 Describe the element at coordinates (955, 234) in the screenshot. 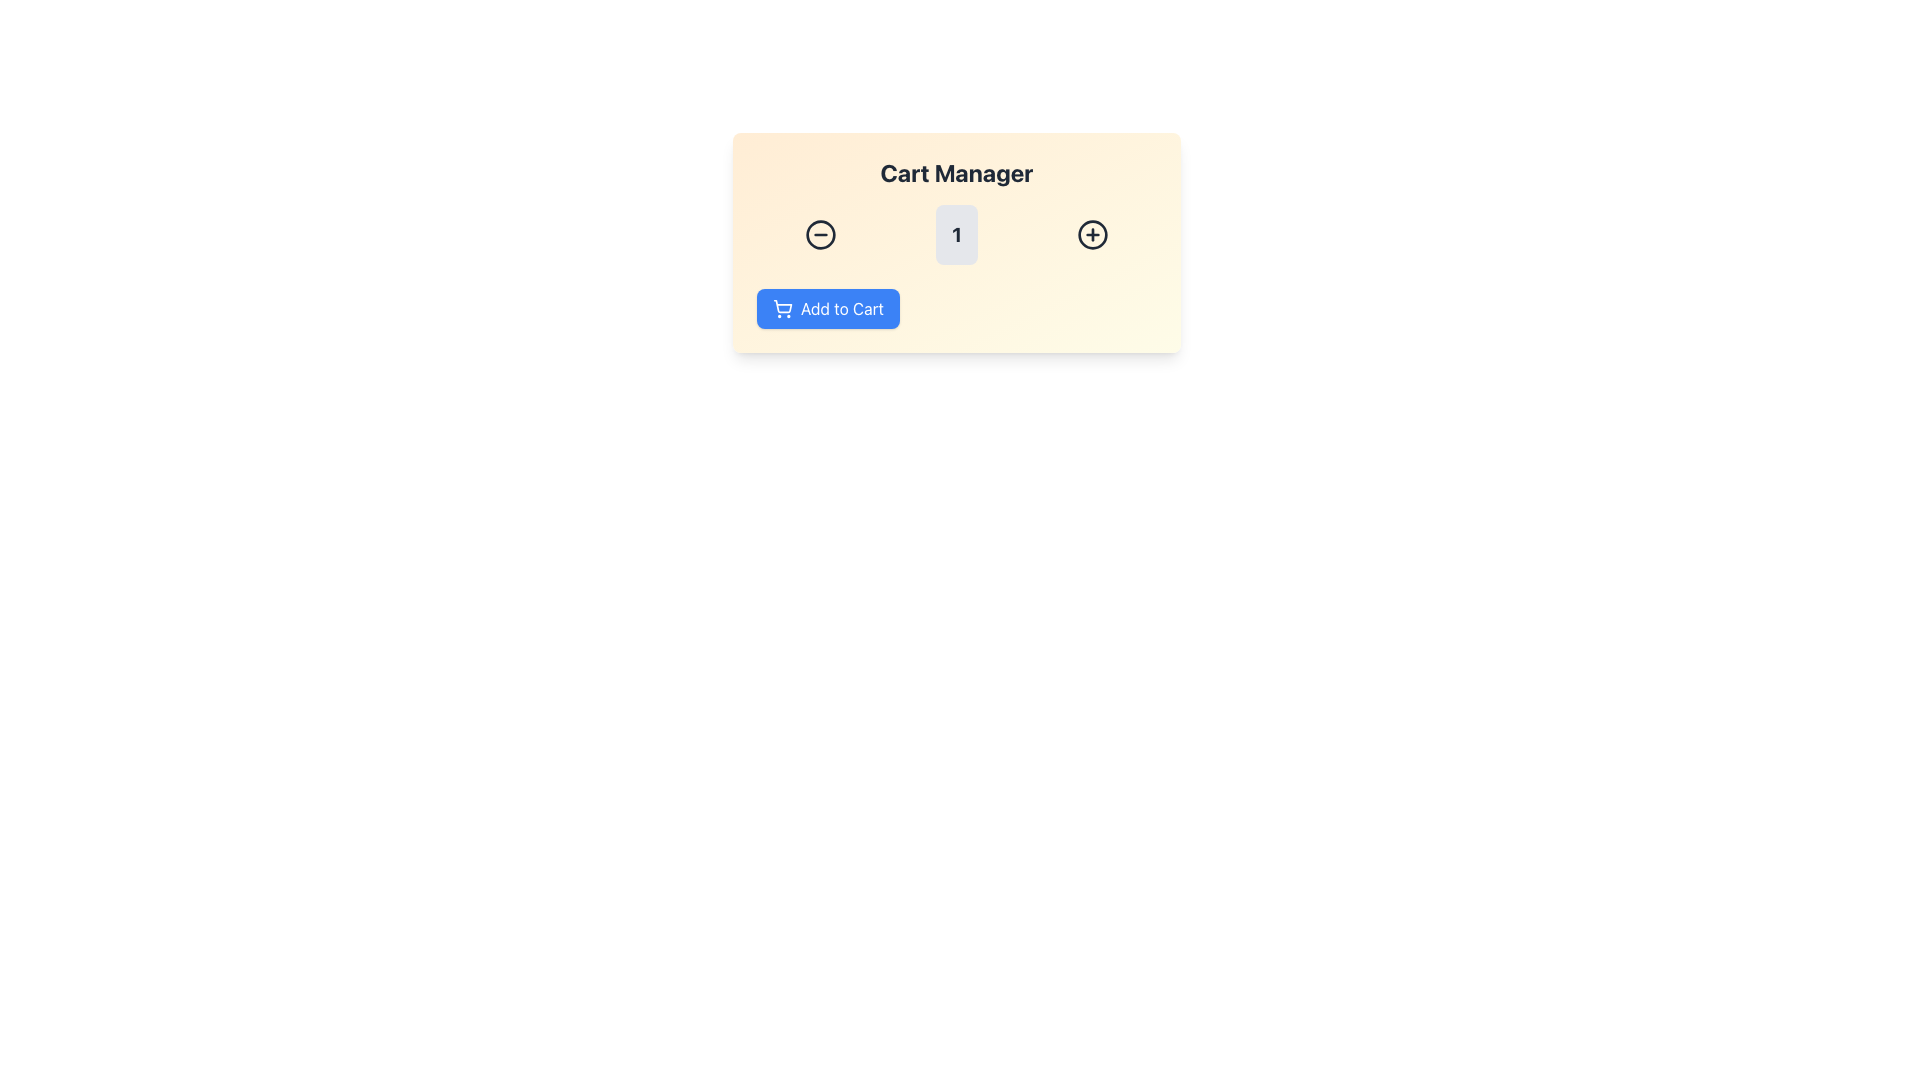

I see `the Text Display Box containing the number '1', which is styled with a gray background and has rounded corners, located between the minus and plus buttons` at that location.